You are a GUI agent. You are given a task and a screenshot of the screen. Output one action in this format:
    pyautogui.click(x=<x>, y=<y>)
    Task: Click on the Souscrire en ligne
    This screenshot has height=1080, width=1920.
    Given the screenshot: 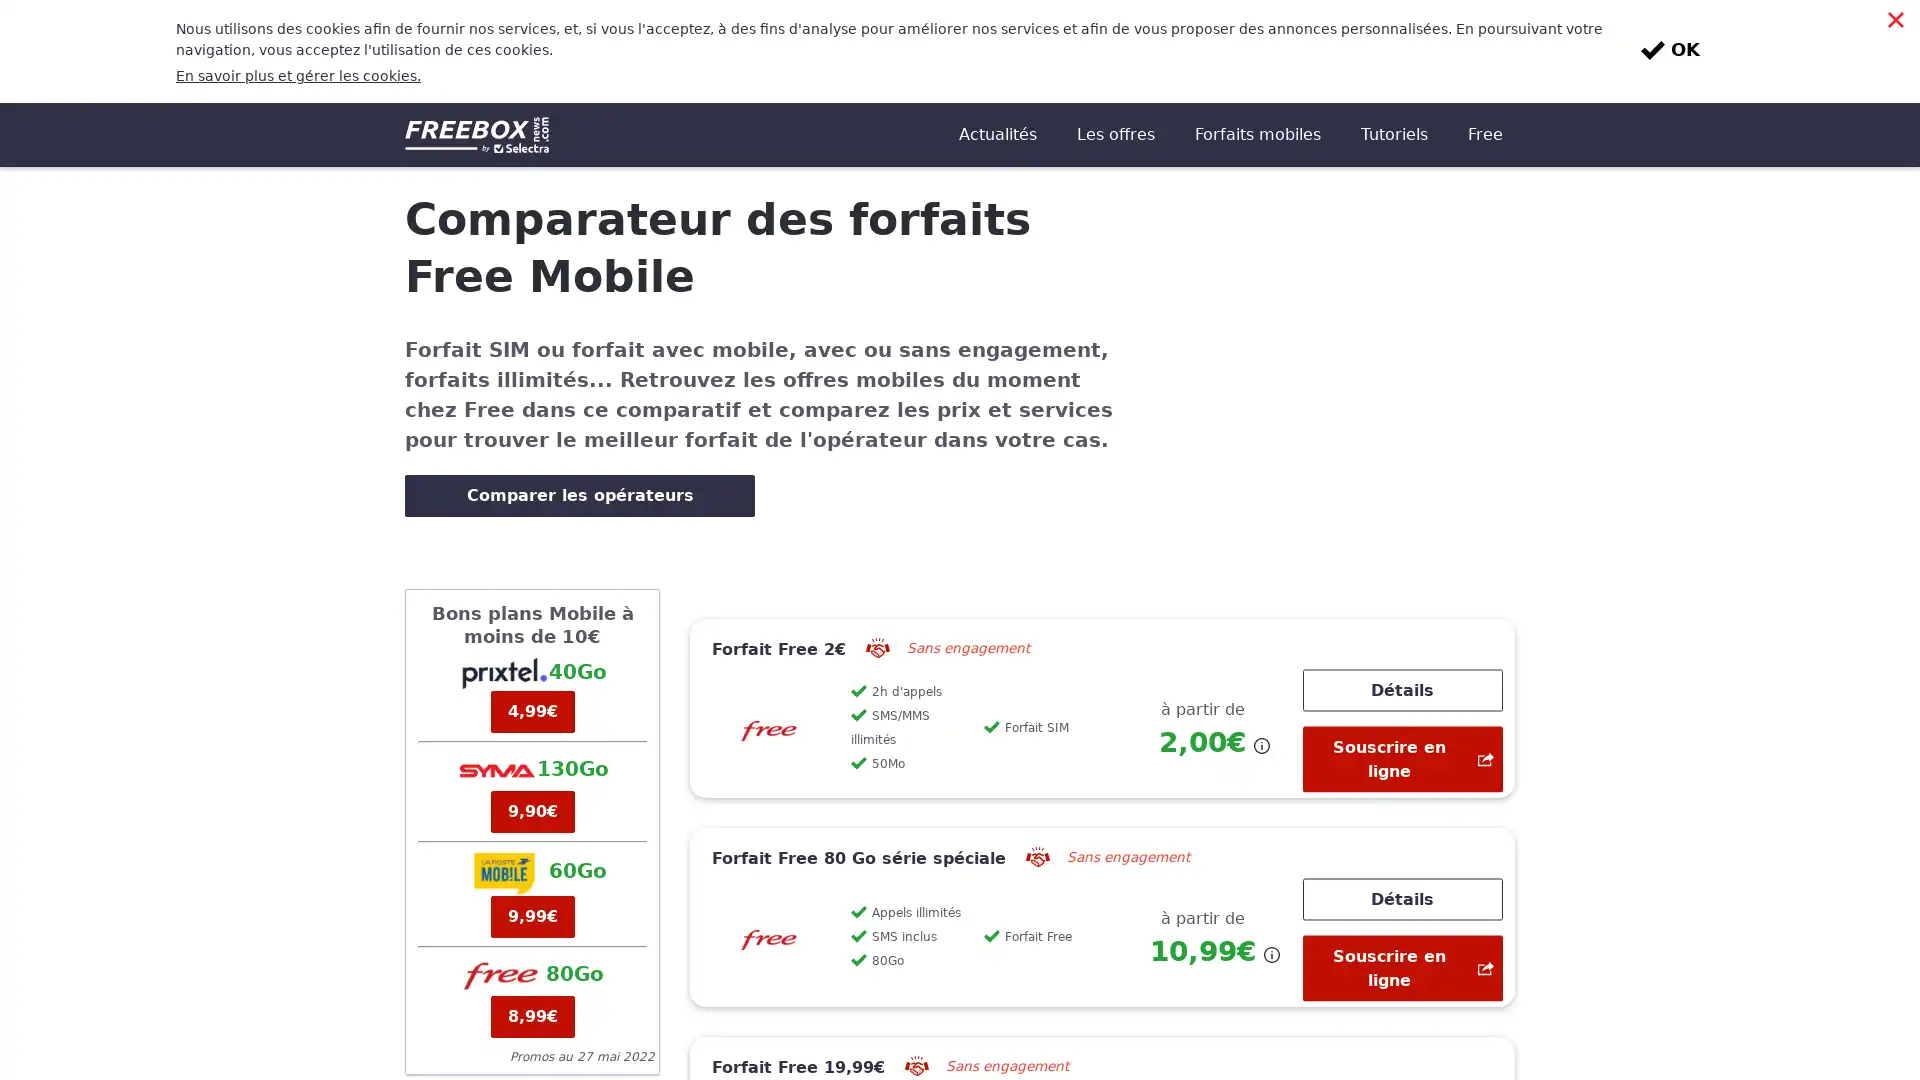 What is the action you would take?
    pyautogui.click(x=1401, y=863)
    